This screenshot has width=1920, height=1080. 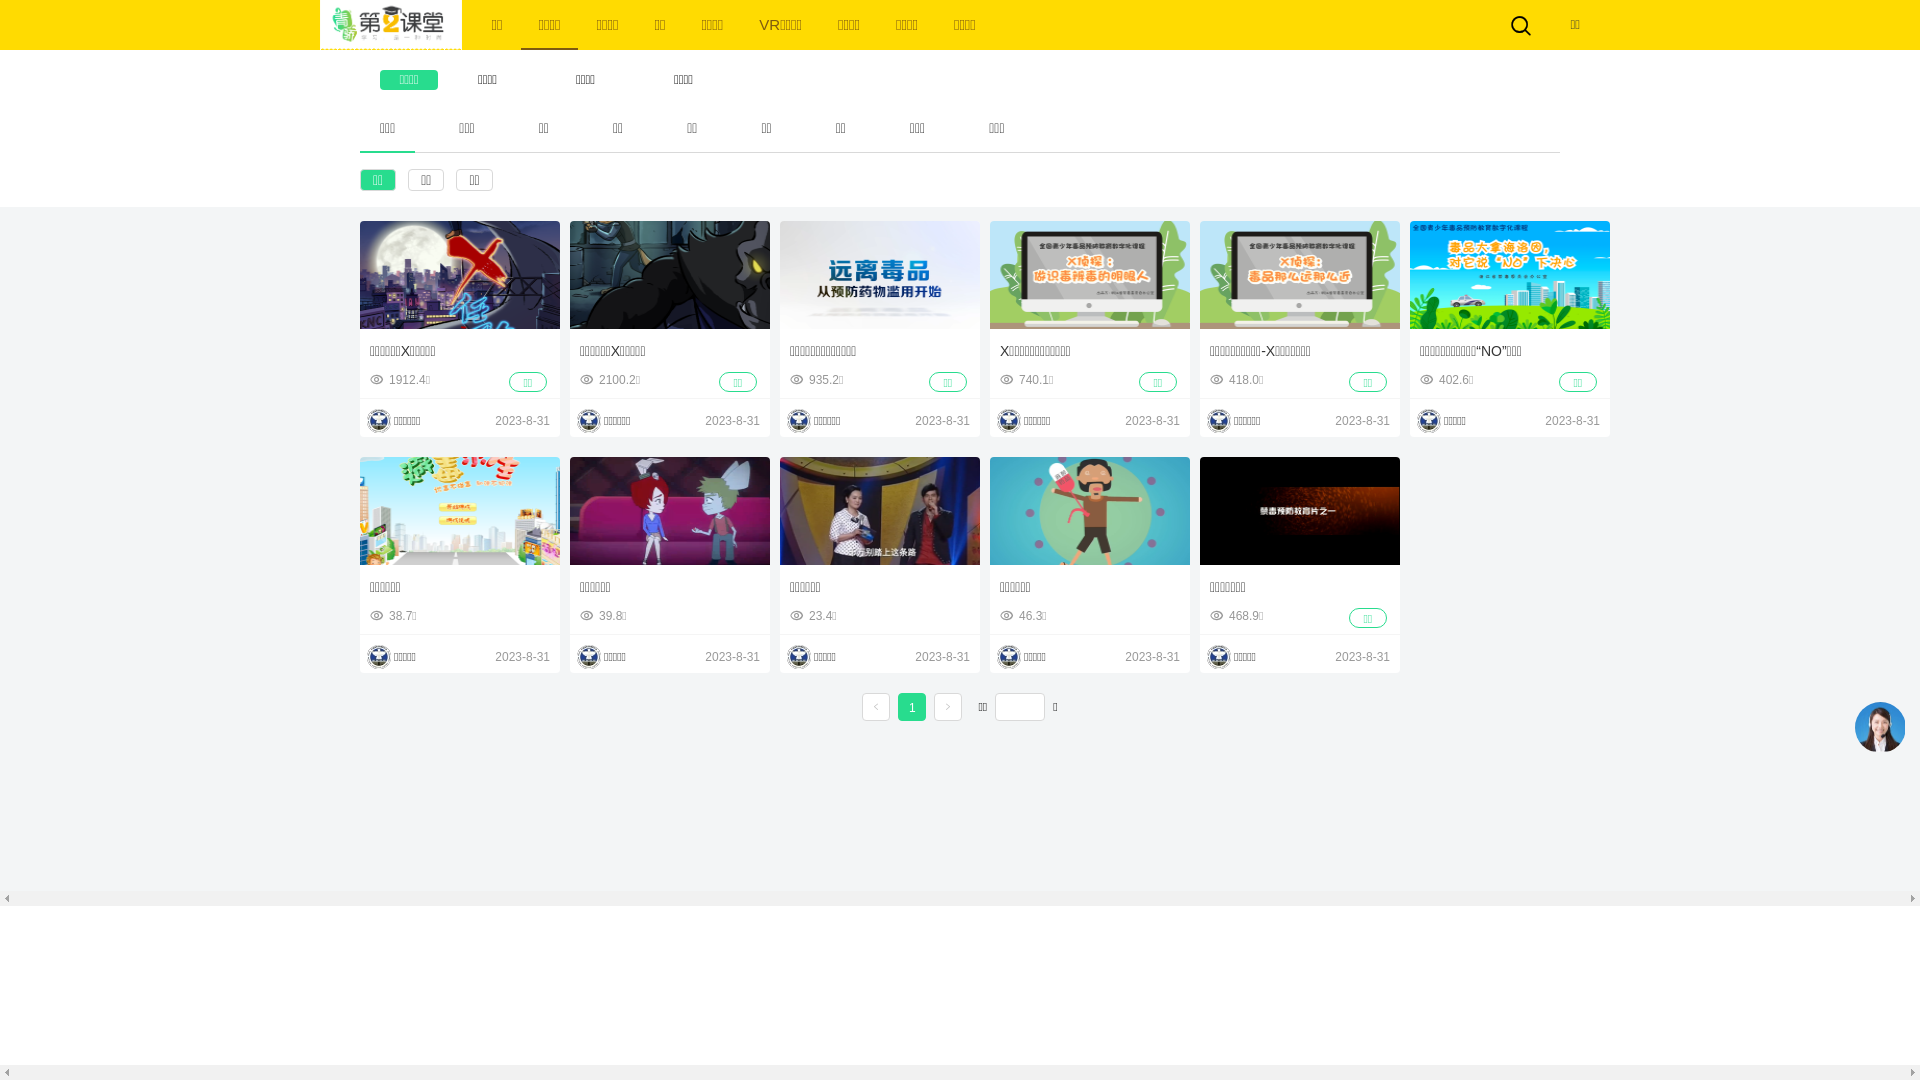 I want to click on '1', so click(x=911, y=707).